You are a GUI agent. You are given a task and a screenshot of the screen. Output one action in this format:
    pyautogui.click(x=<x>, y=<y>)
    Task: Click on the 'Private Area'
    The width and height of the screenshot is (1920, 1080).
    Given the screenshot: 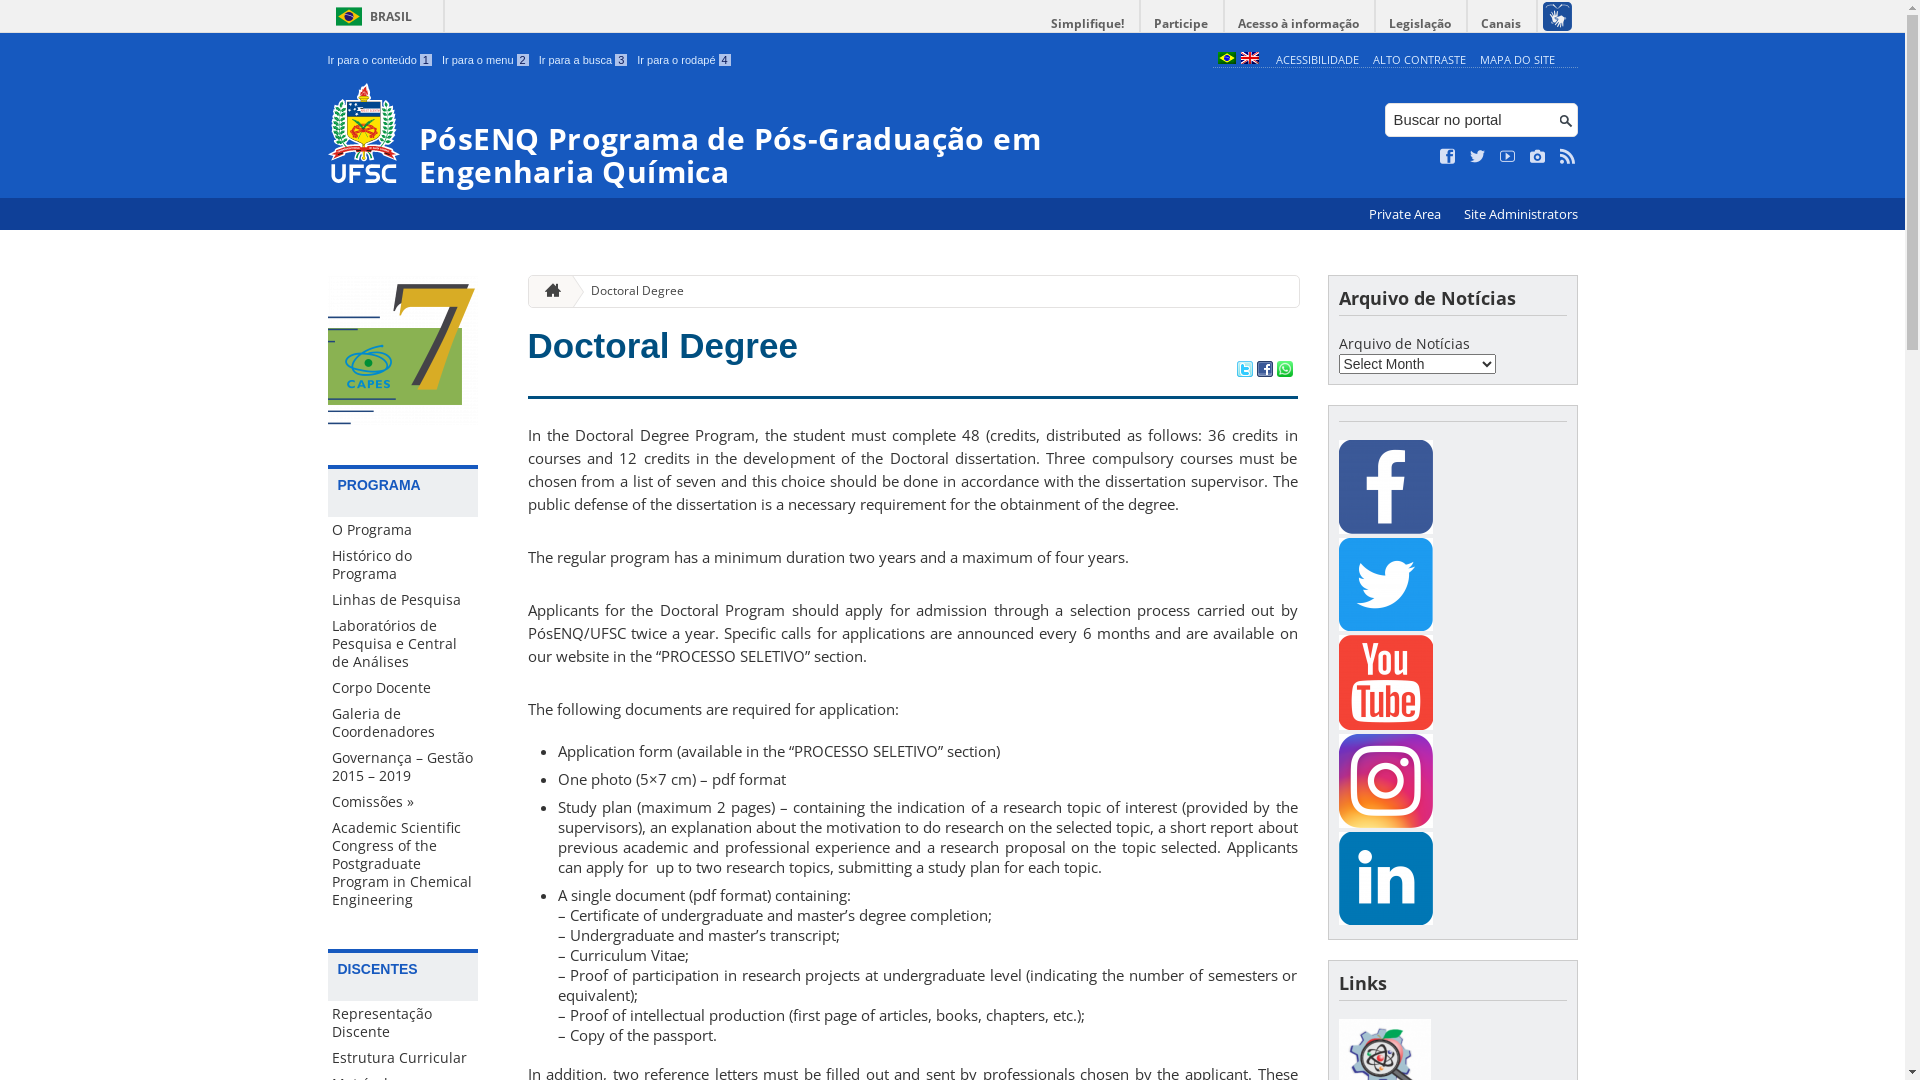 What is the action you would take?
    pyautogui.click(x=1404, y=214)
    